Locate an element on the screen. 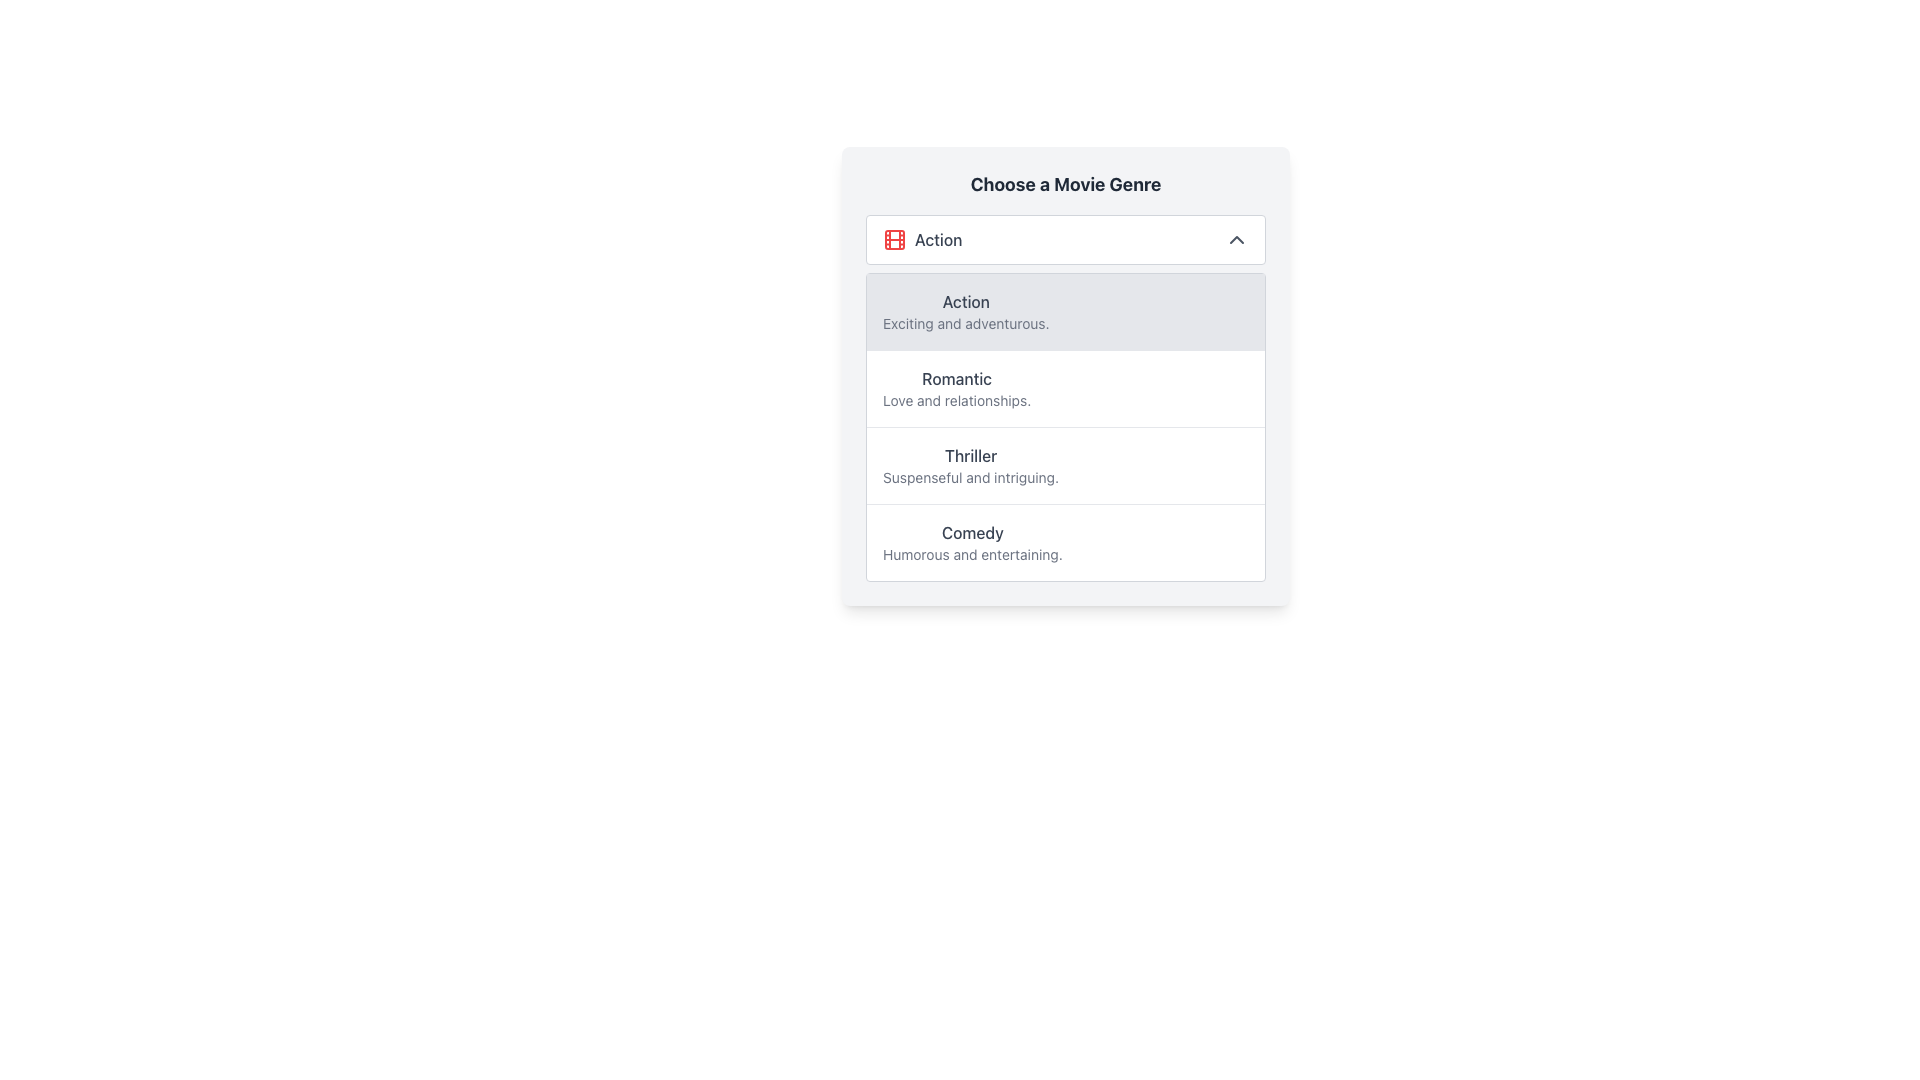  the static text label providing a descriptive subtitle for the 'Comedy' genre, located beneath the 'Comedy' title and positioned as the fourth entry in the movie genre list is located at coordinates (972, 555).